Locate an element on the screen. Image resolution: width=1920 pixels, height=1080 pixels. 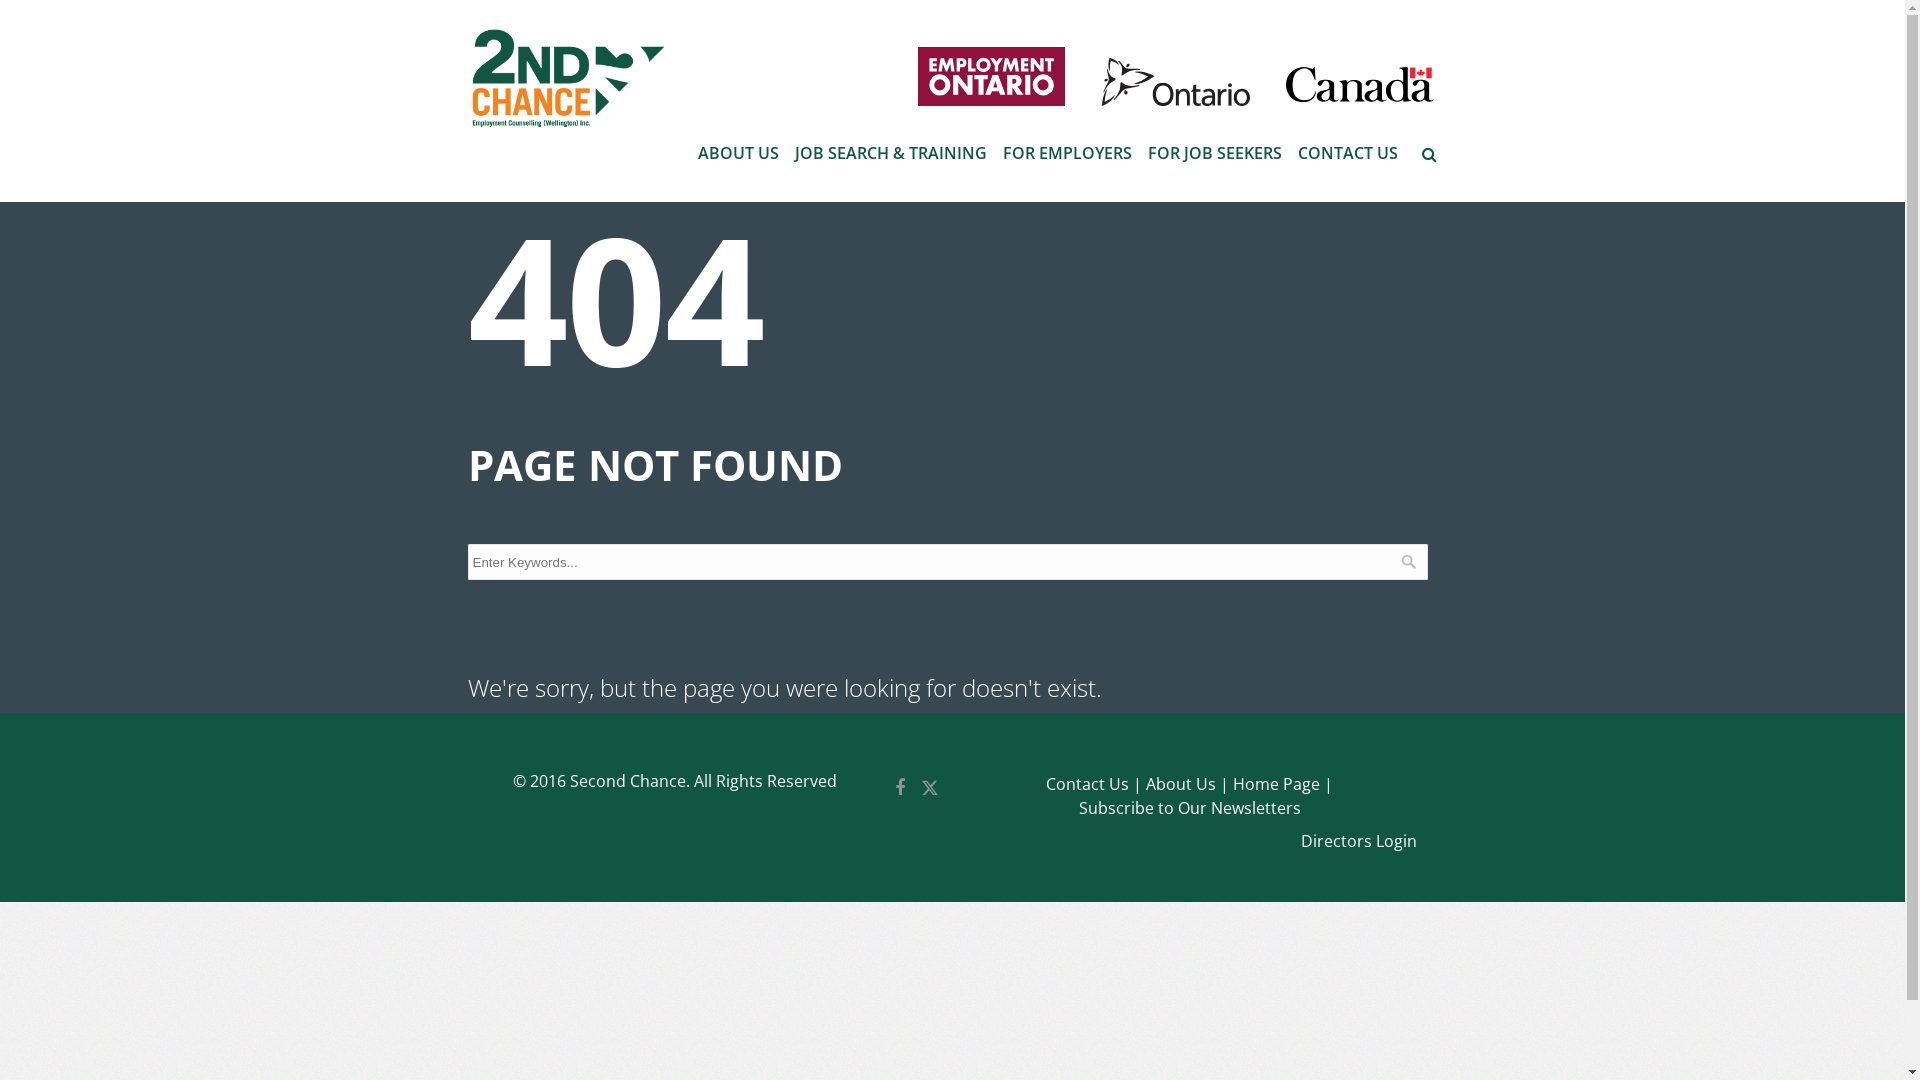
'Subscribe to Our Newsletters' is located at coordinates (1190, 807).